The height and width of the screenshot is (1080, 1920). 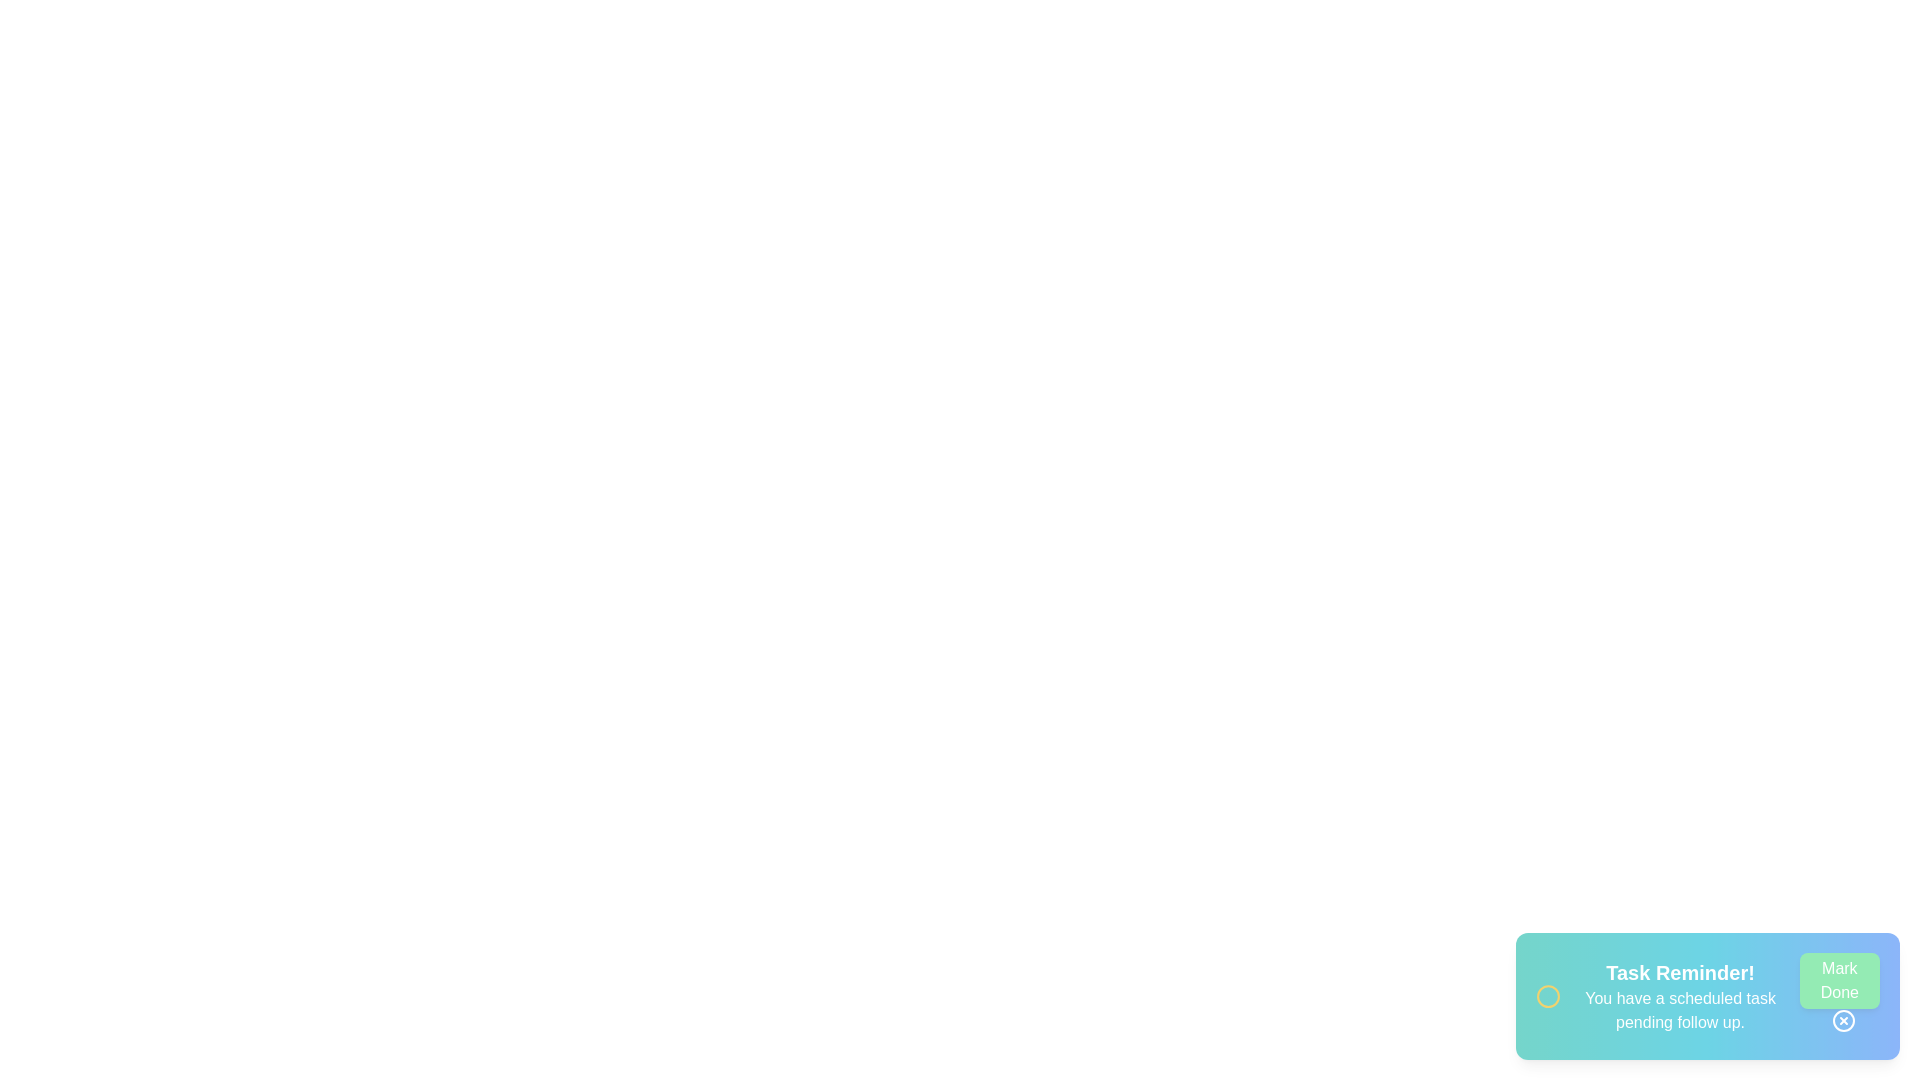 What do you see at coordinates (1842, 1021) in the screenshot?
I see `the close button to dismiss the notification` at bounding box center [1842, 1021].